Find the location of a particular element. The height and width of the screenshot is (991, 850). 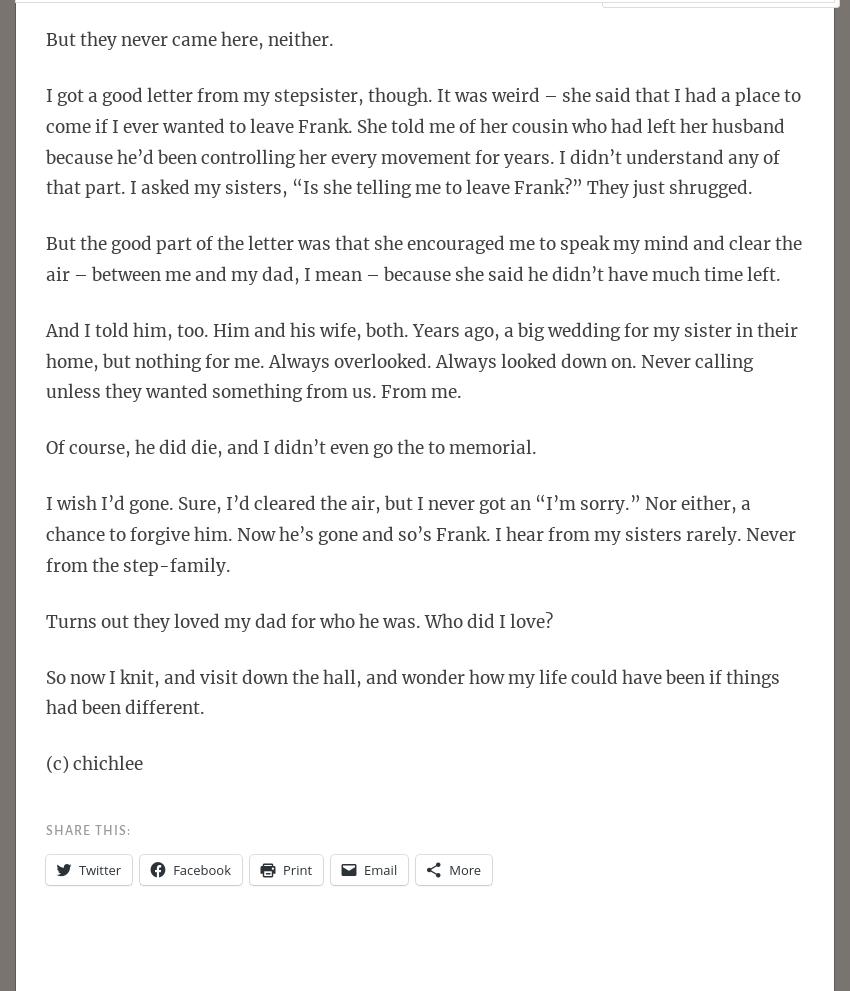

'Facebook' is located at coordinates (200, 869).